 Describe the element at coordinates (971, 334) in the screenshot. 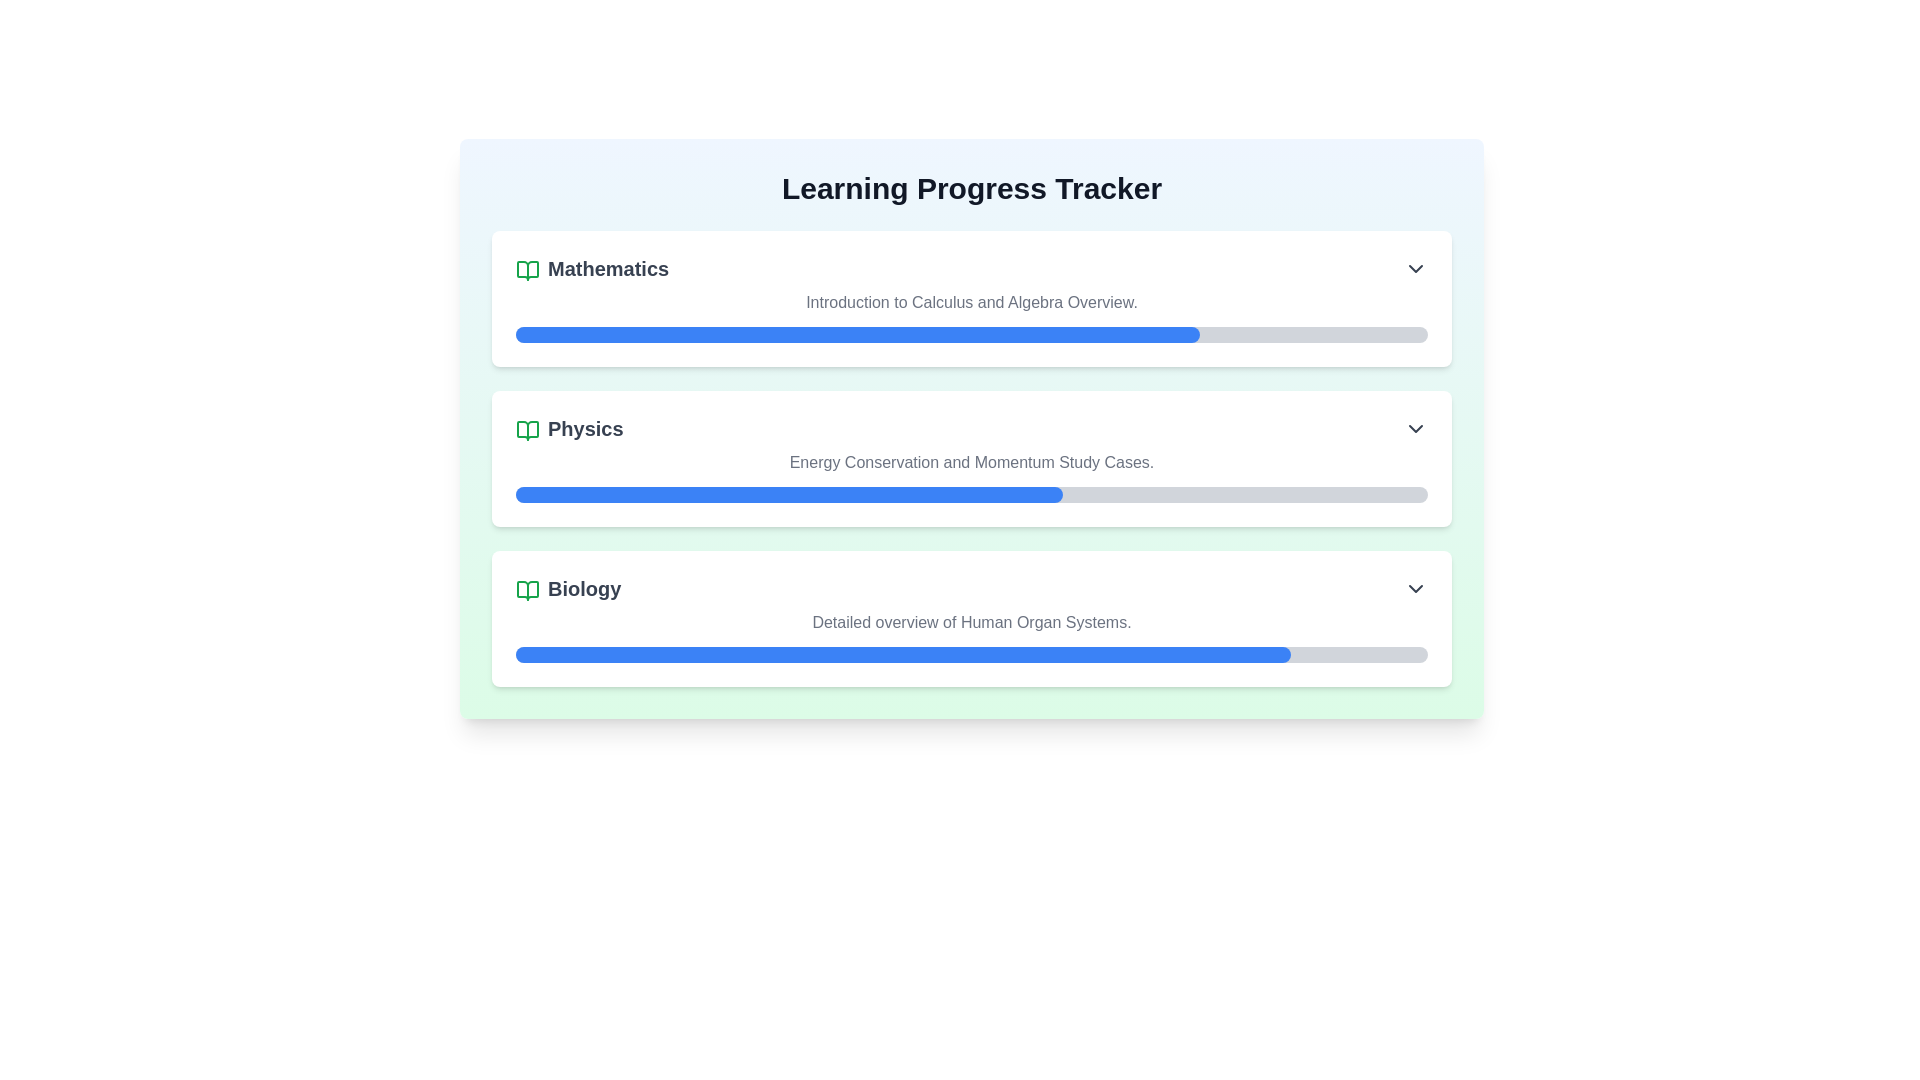

I see `the horizontal progress bar with a gray background and blue filled portion located in the Mathematics section below the text 'Introduction to Calculus and Algebra Overview.'` at that location.